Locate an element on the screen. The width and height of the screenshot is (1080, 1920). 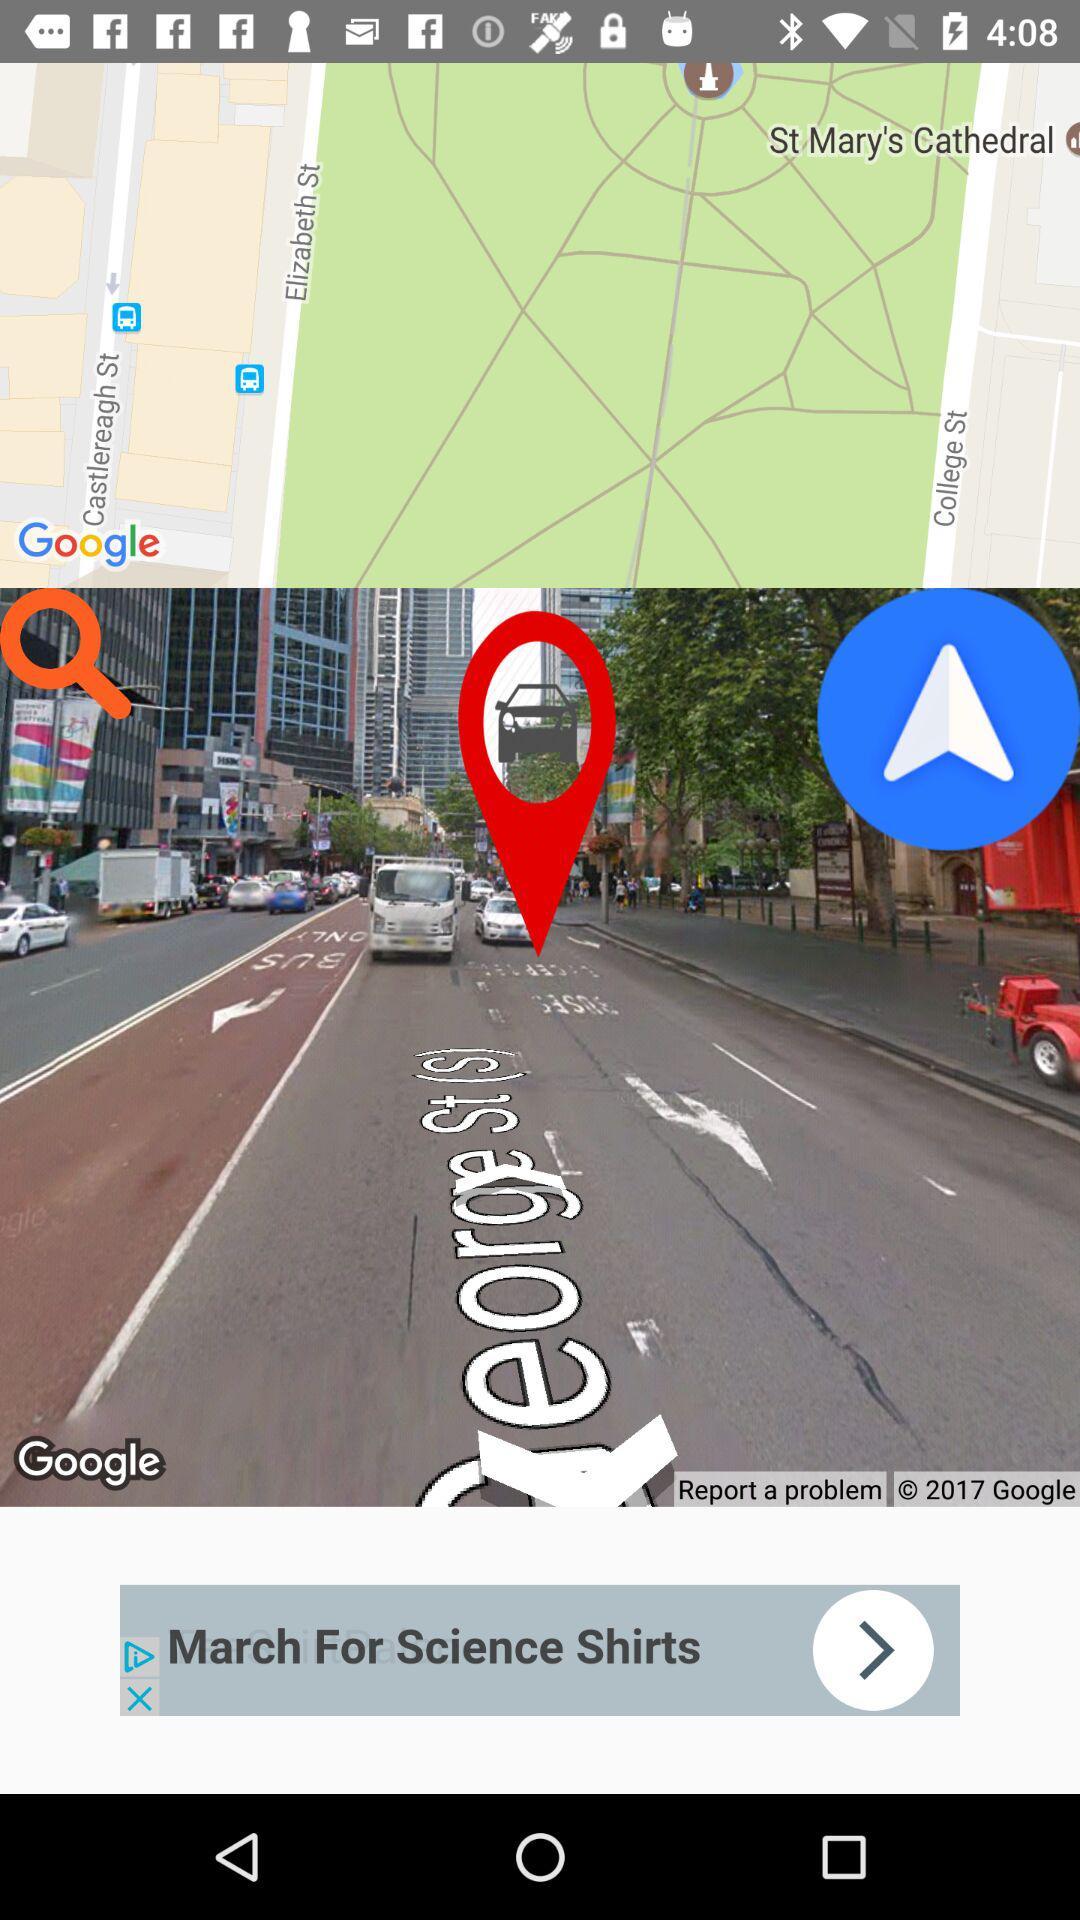
option is located at coordinates (947, 719).